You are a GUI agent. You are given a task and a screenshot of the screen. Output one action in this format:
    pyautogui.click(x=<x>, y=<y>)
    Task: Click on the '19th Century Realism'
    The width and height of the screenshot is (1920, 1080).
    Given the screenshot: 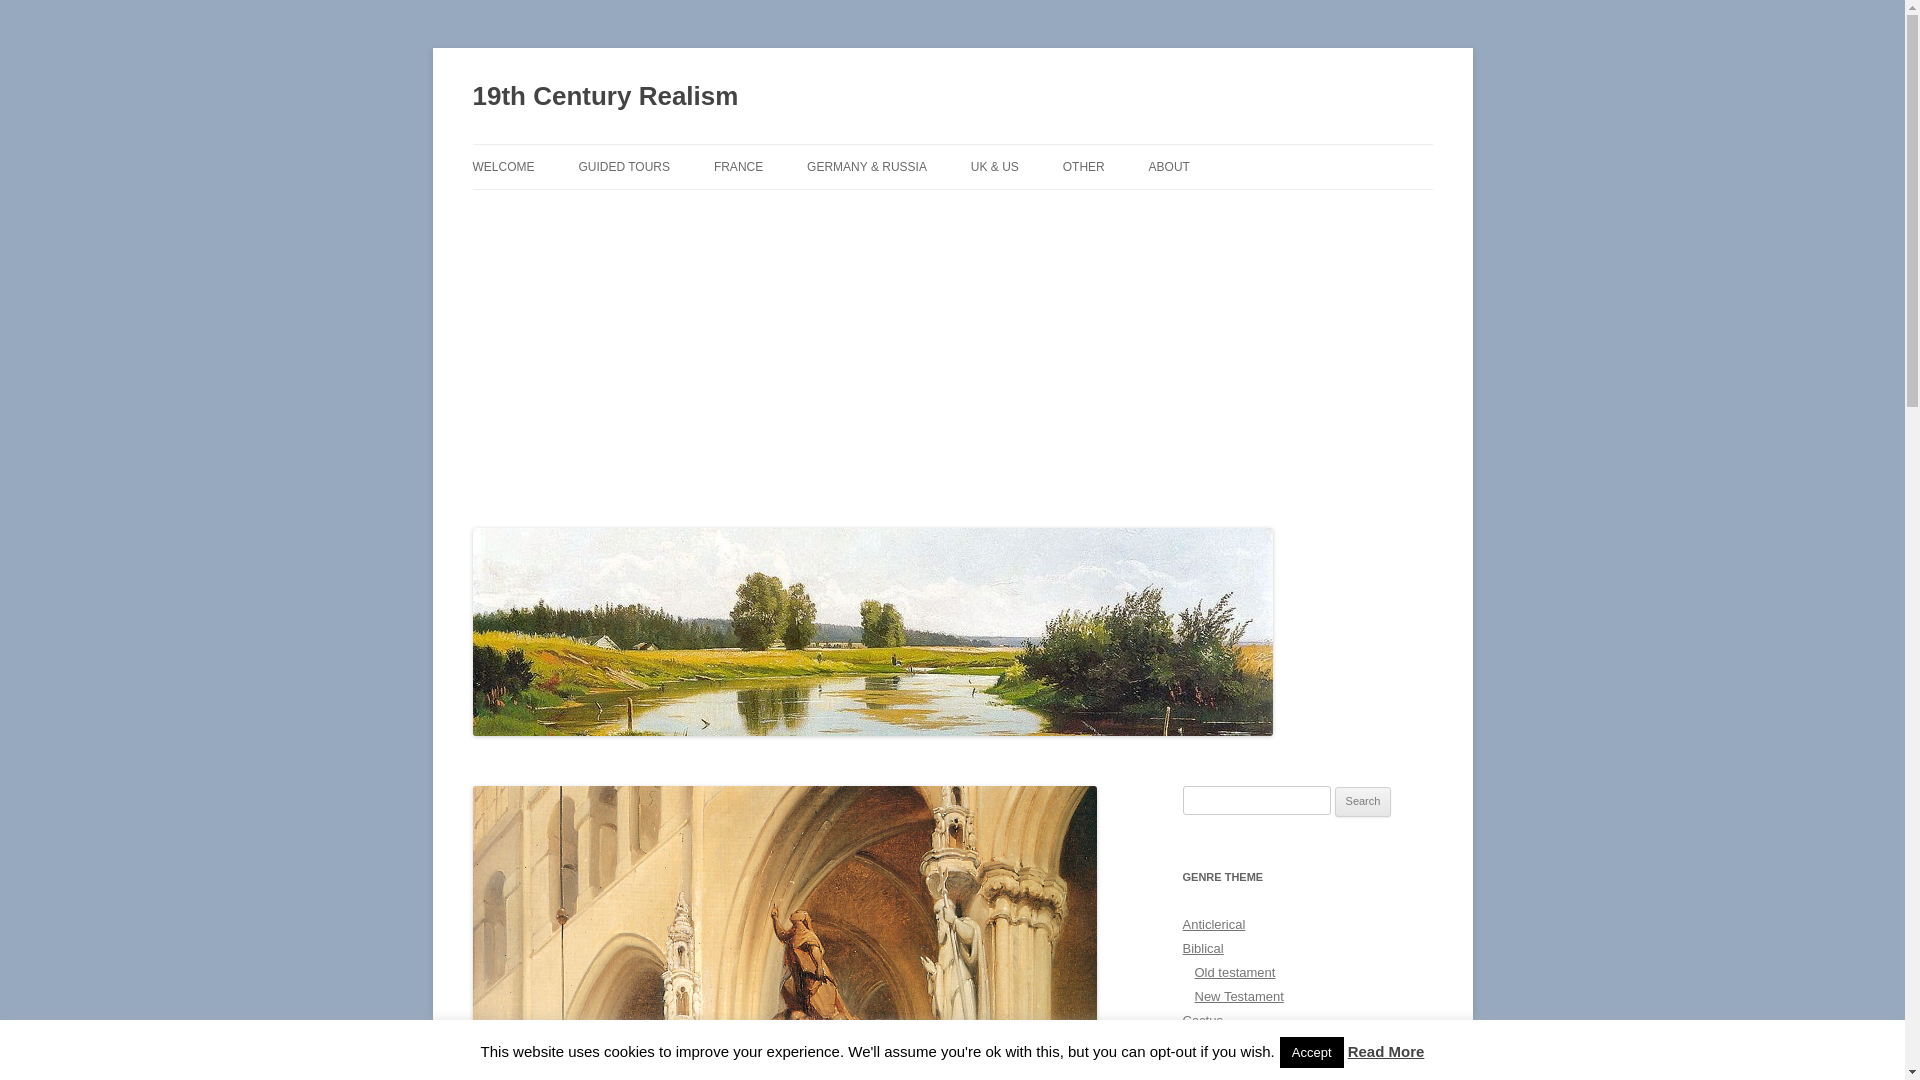 What is the action you would take?
    pyautogui.click(x=603, y=96)
    